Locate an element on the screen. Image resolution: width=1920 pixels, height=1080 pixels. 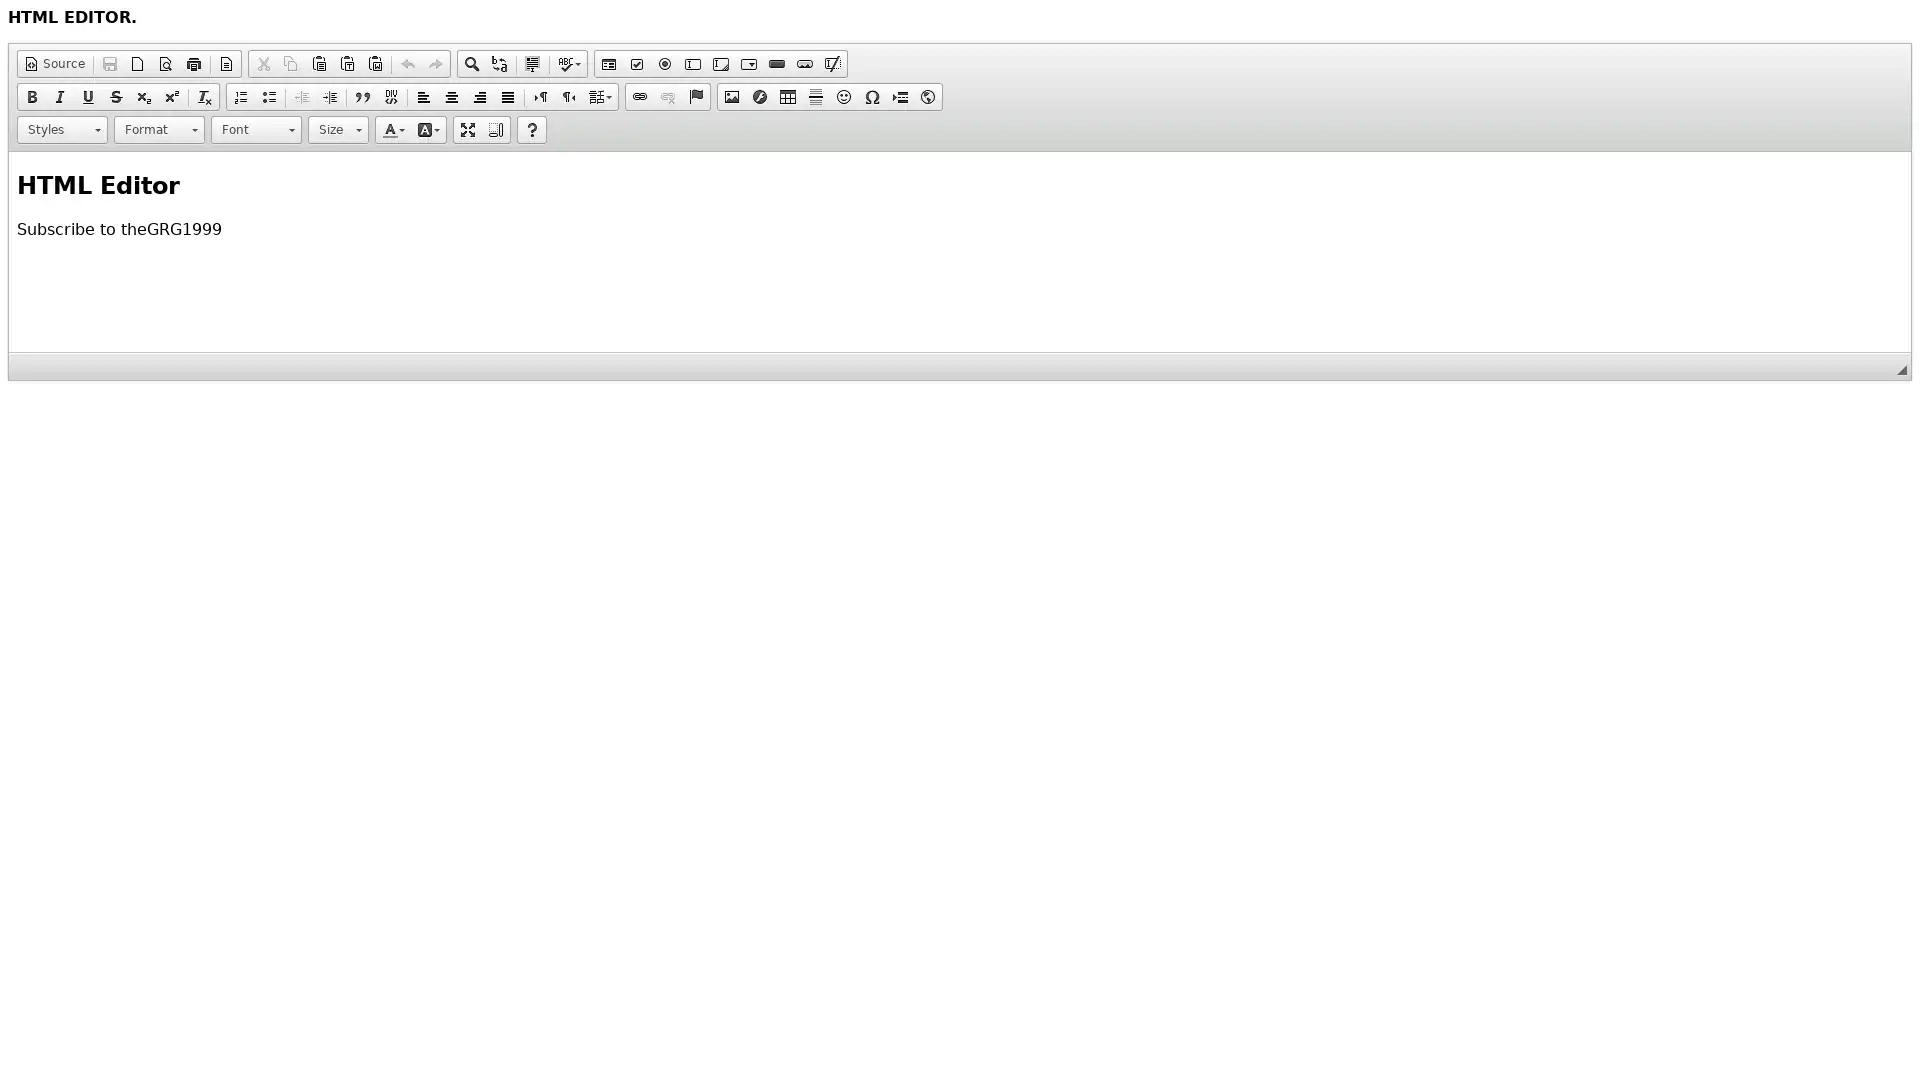
Hidden Field is located at coordinates (833, 63).